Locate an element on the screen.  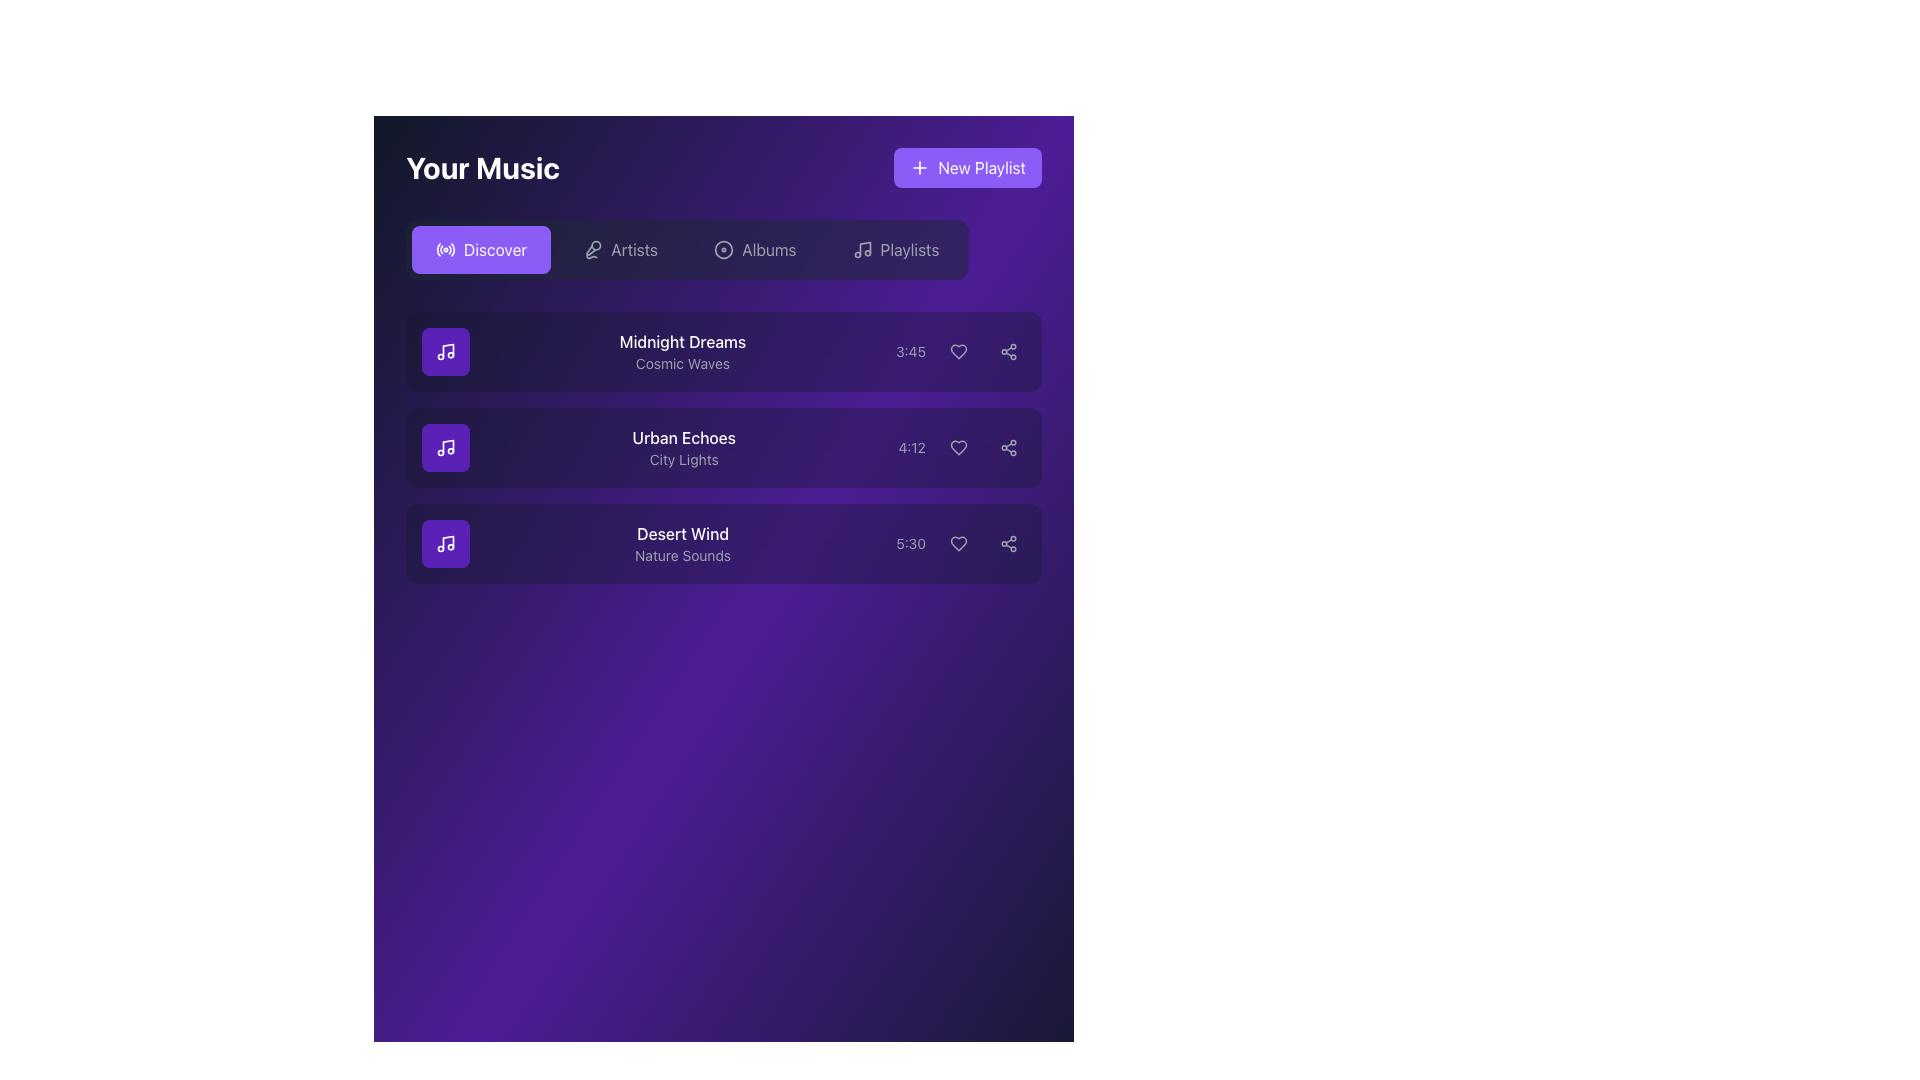
the 'Artists' button in the navigation group located beneath the 'Your Music' heading is located at coordinates (619, 249).